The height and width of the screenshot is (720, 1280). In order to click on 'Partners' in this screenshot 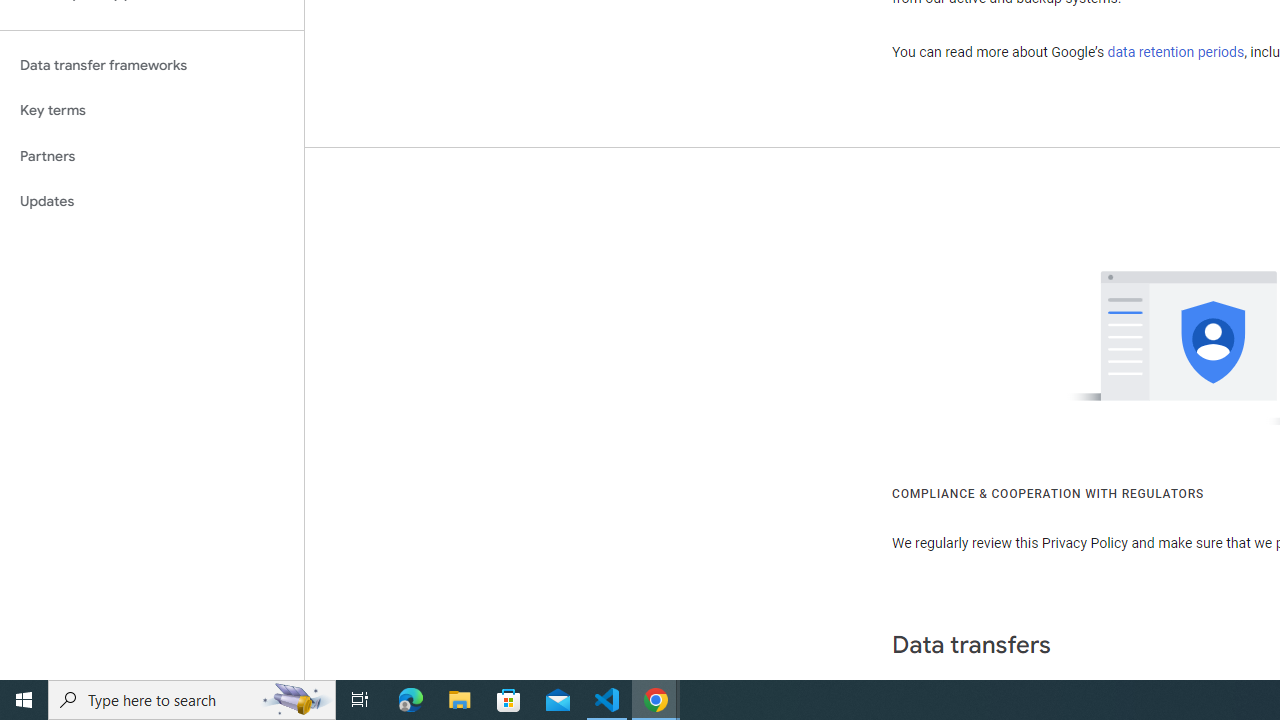, I will do `click(151, 155)`.